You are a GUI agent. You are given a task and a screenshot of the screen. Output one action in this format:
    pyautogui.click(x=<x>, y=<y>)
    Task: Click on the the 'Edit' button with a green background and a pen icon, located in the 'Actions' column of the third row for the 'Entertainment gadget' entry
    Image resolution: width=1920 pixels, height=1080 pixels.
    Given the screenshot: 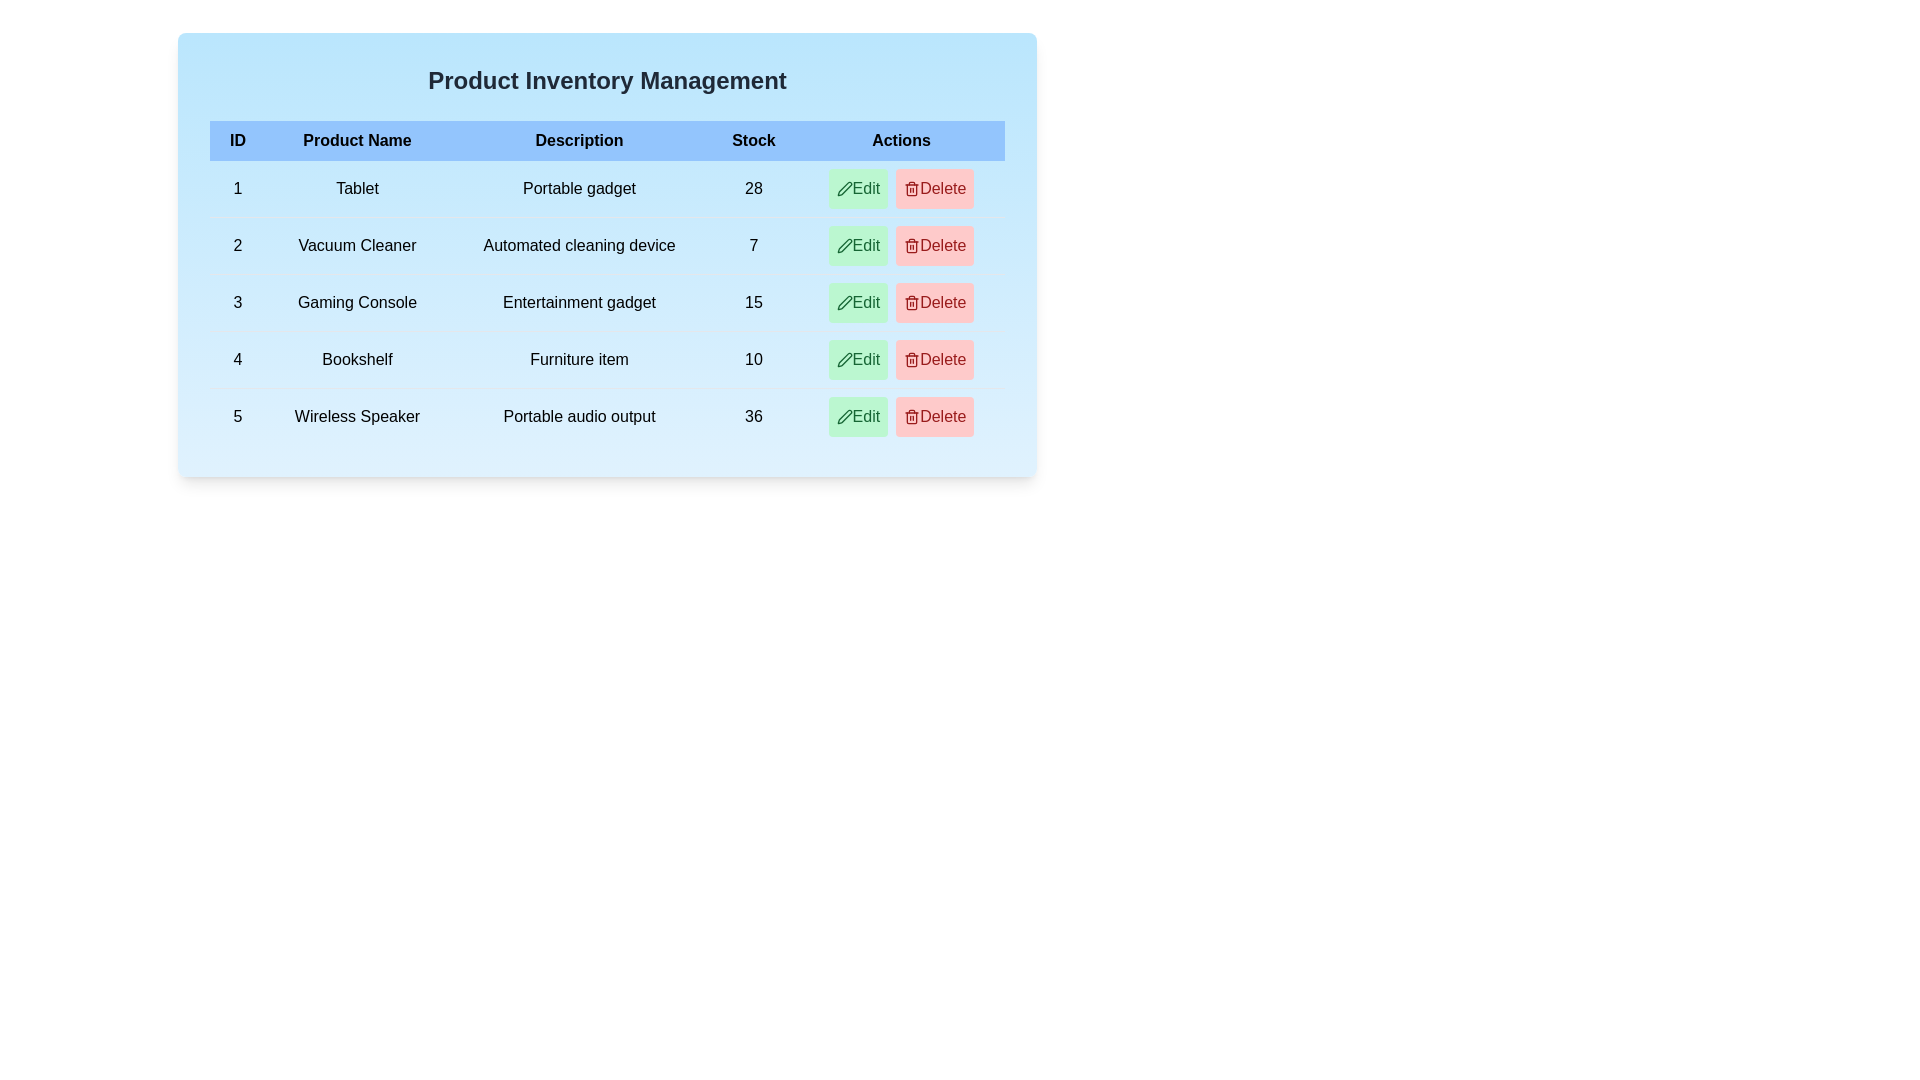 What is the action you would take?
    pyautogui.click(x=858, y=303)
    